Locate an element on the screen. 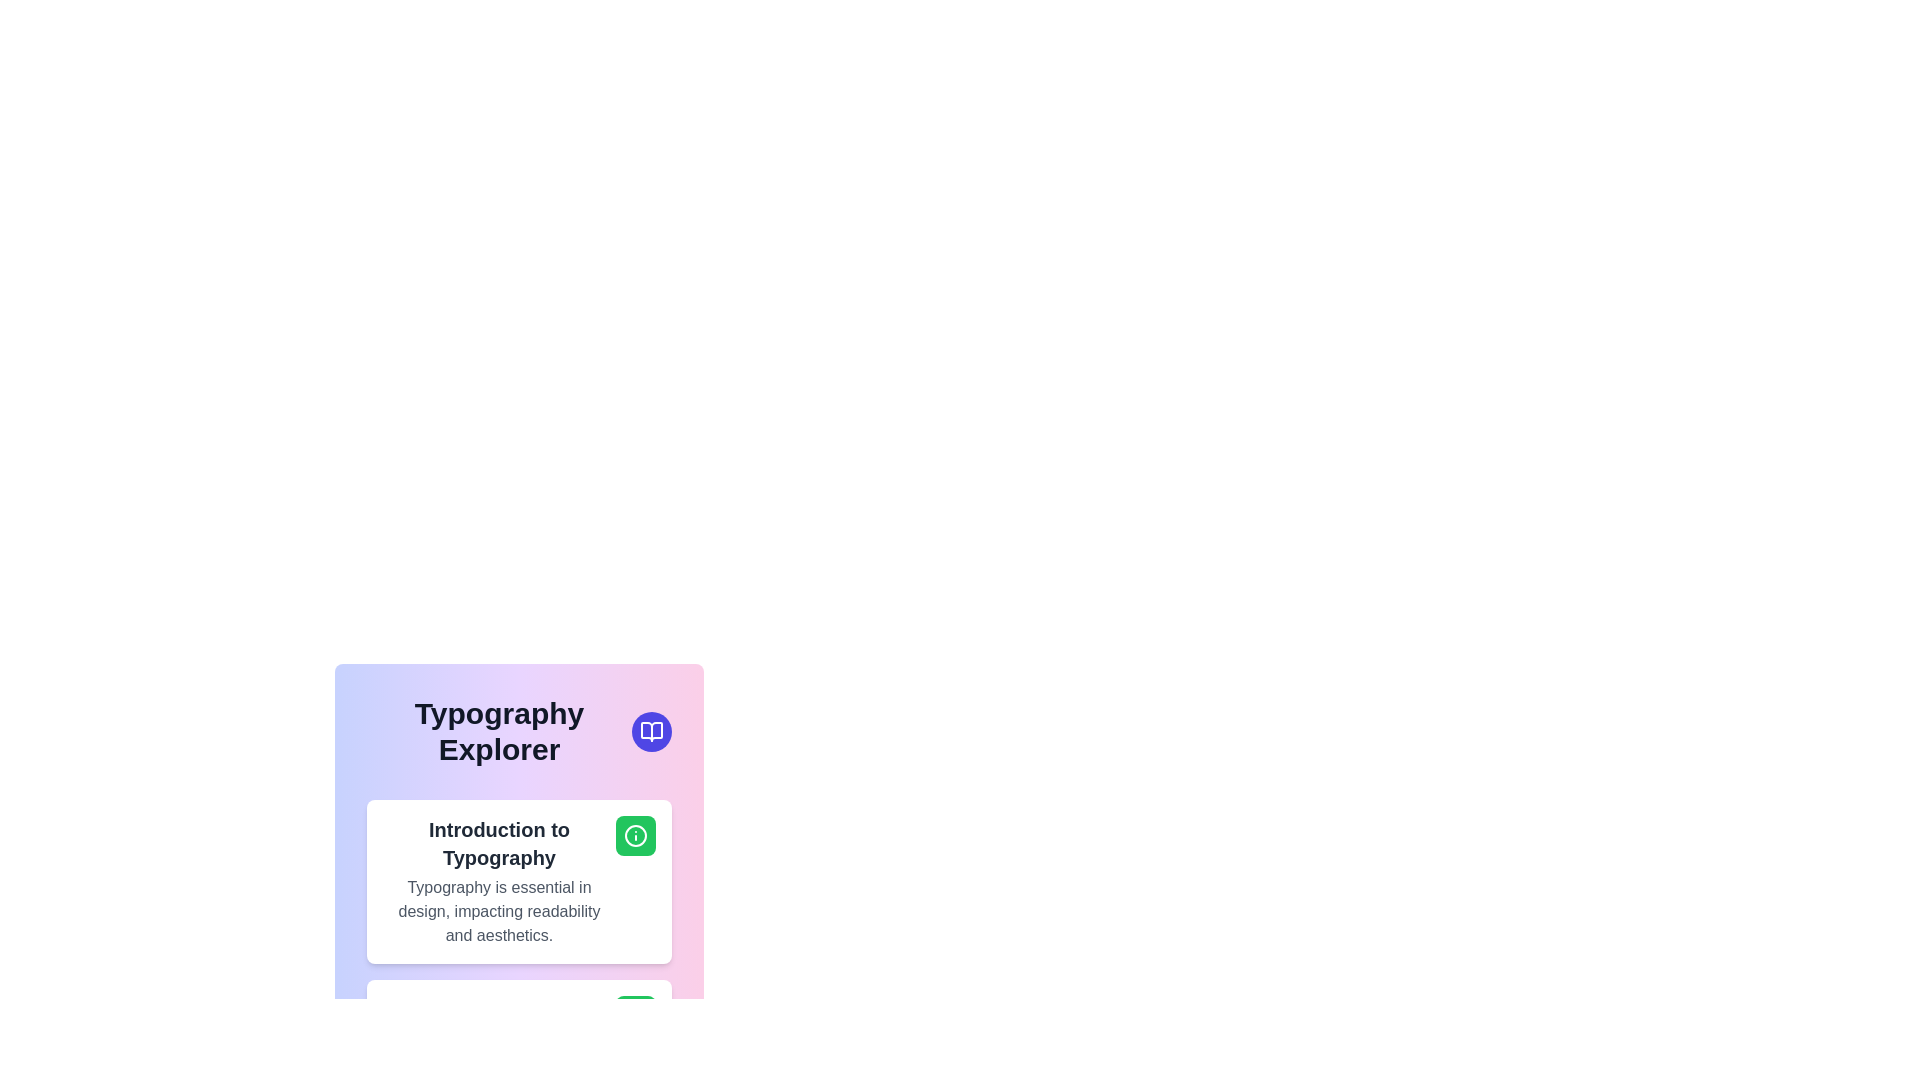 The image size is (1920, 1080). the open book icon located in the top-right corner of the 'Typography Explorer' component, adjacent to the header text is located at coordinates (652, 732).